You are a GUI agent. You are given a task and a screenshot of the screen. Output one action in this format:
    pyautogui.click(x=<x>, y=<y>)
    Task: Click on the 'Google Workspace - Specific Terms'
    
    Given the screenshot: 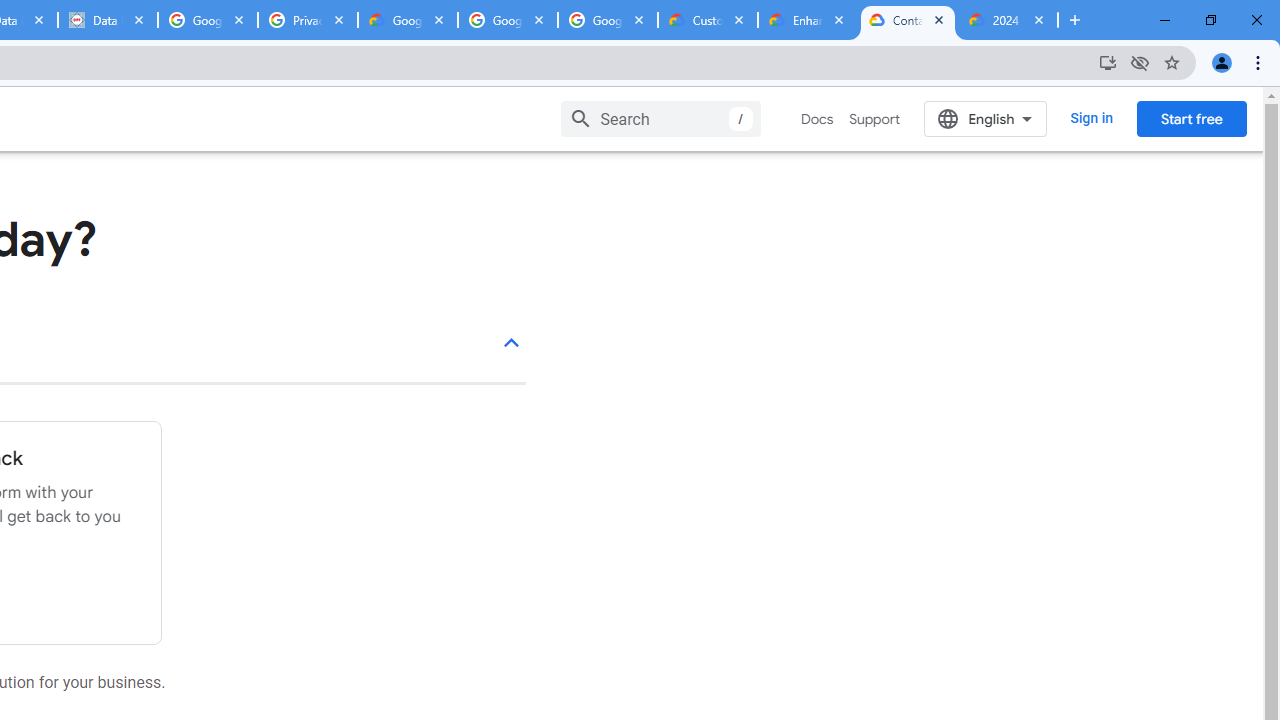 What is the action you would take?
    pyautogui.click(x=508, y=20)
    